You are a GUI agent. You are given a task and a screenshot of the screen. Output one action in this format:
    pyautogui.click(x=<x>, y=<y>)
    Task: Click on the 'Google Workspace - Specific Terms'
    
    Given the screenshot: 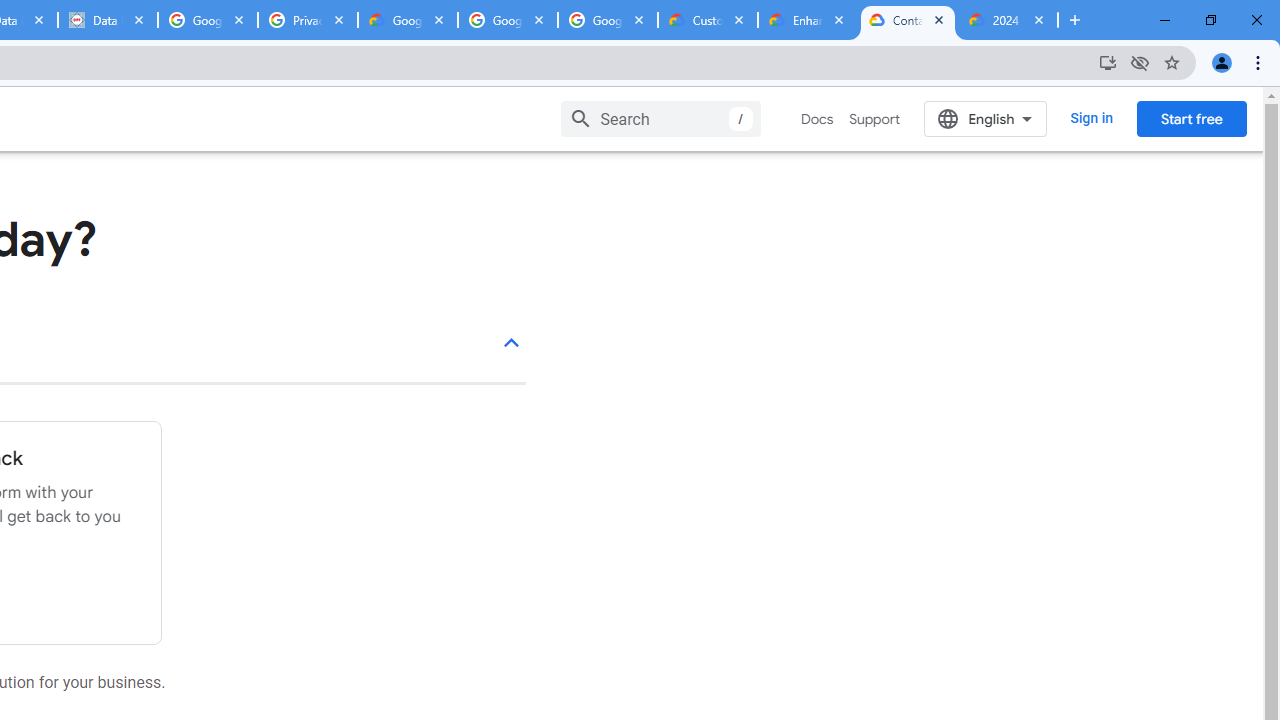 What is the action you would take?
    pyautogui.click(x=508, y=20)
    